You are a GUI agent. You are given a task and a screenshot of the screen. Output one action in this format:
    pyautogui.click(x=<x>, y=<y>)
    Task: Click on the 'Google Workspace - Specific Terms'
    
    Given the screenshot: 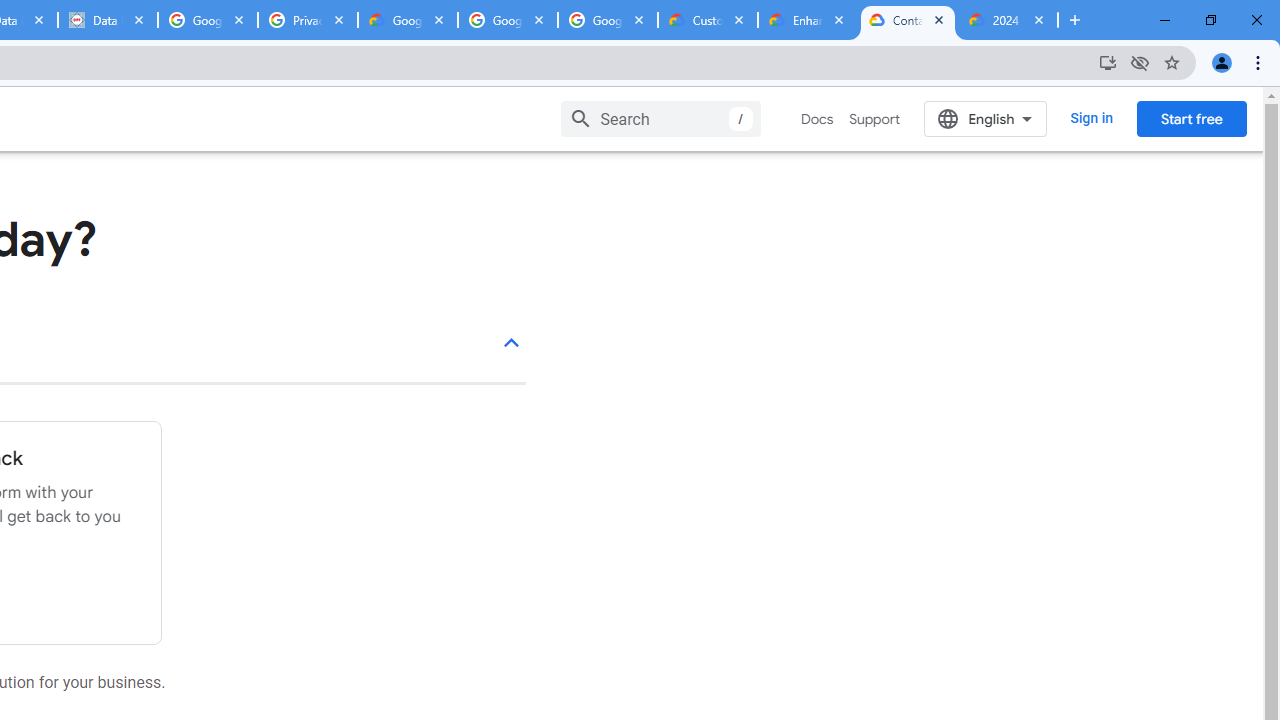 What is the action you would take?
    pyautogui.click(x=508, y=20)
    